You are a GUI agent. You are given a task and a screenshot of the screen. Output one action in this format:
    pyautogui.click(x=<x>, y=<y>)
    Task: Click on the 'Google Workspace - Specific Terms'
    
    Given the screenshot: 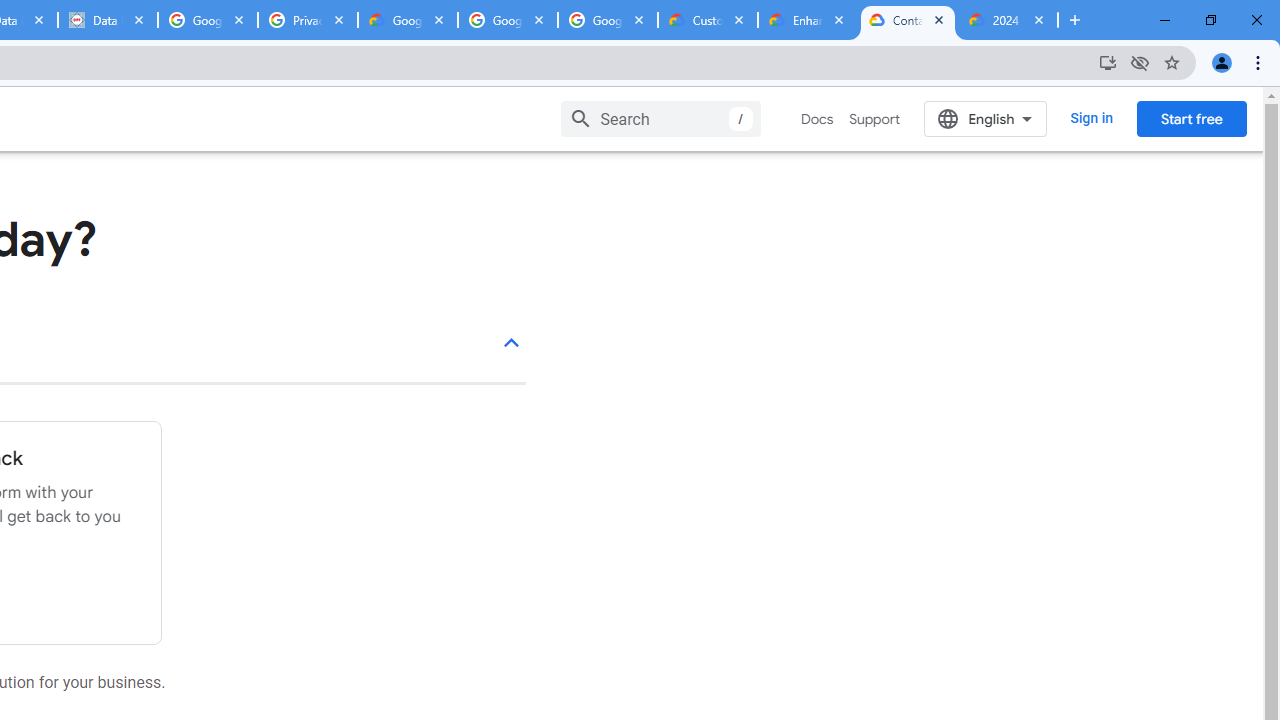 What is the action you would take?
    pyautogui.click(x=508, y=20)
    